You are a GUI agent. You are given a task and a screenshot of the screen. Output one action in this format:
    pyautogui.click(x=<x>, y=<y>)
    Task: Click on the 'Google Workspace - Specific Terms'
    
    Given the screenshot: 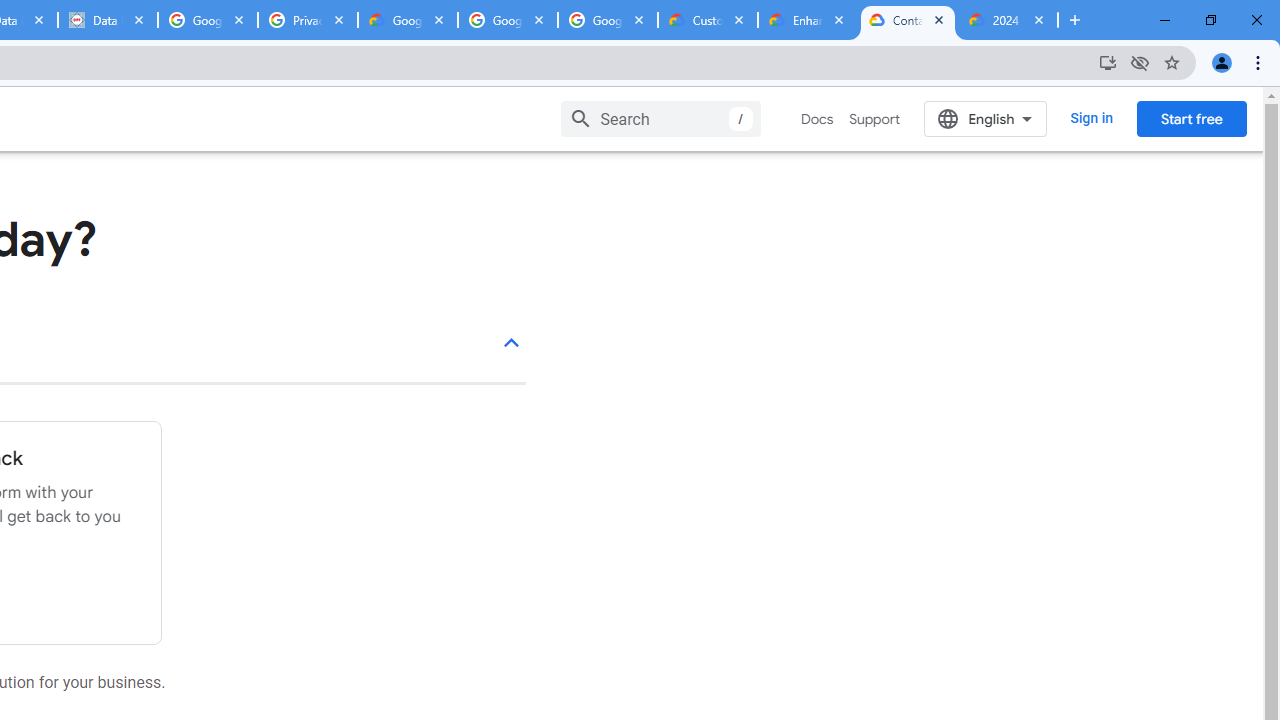 What is the action you would take?
    pyautogui.click(x=508, y=20)
    